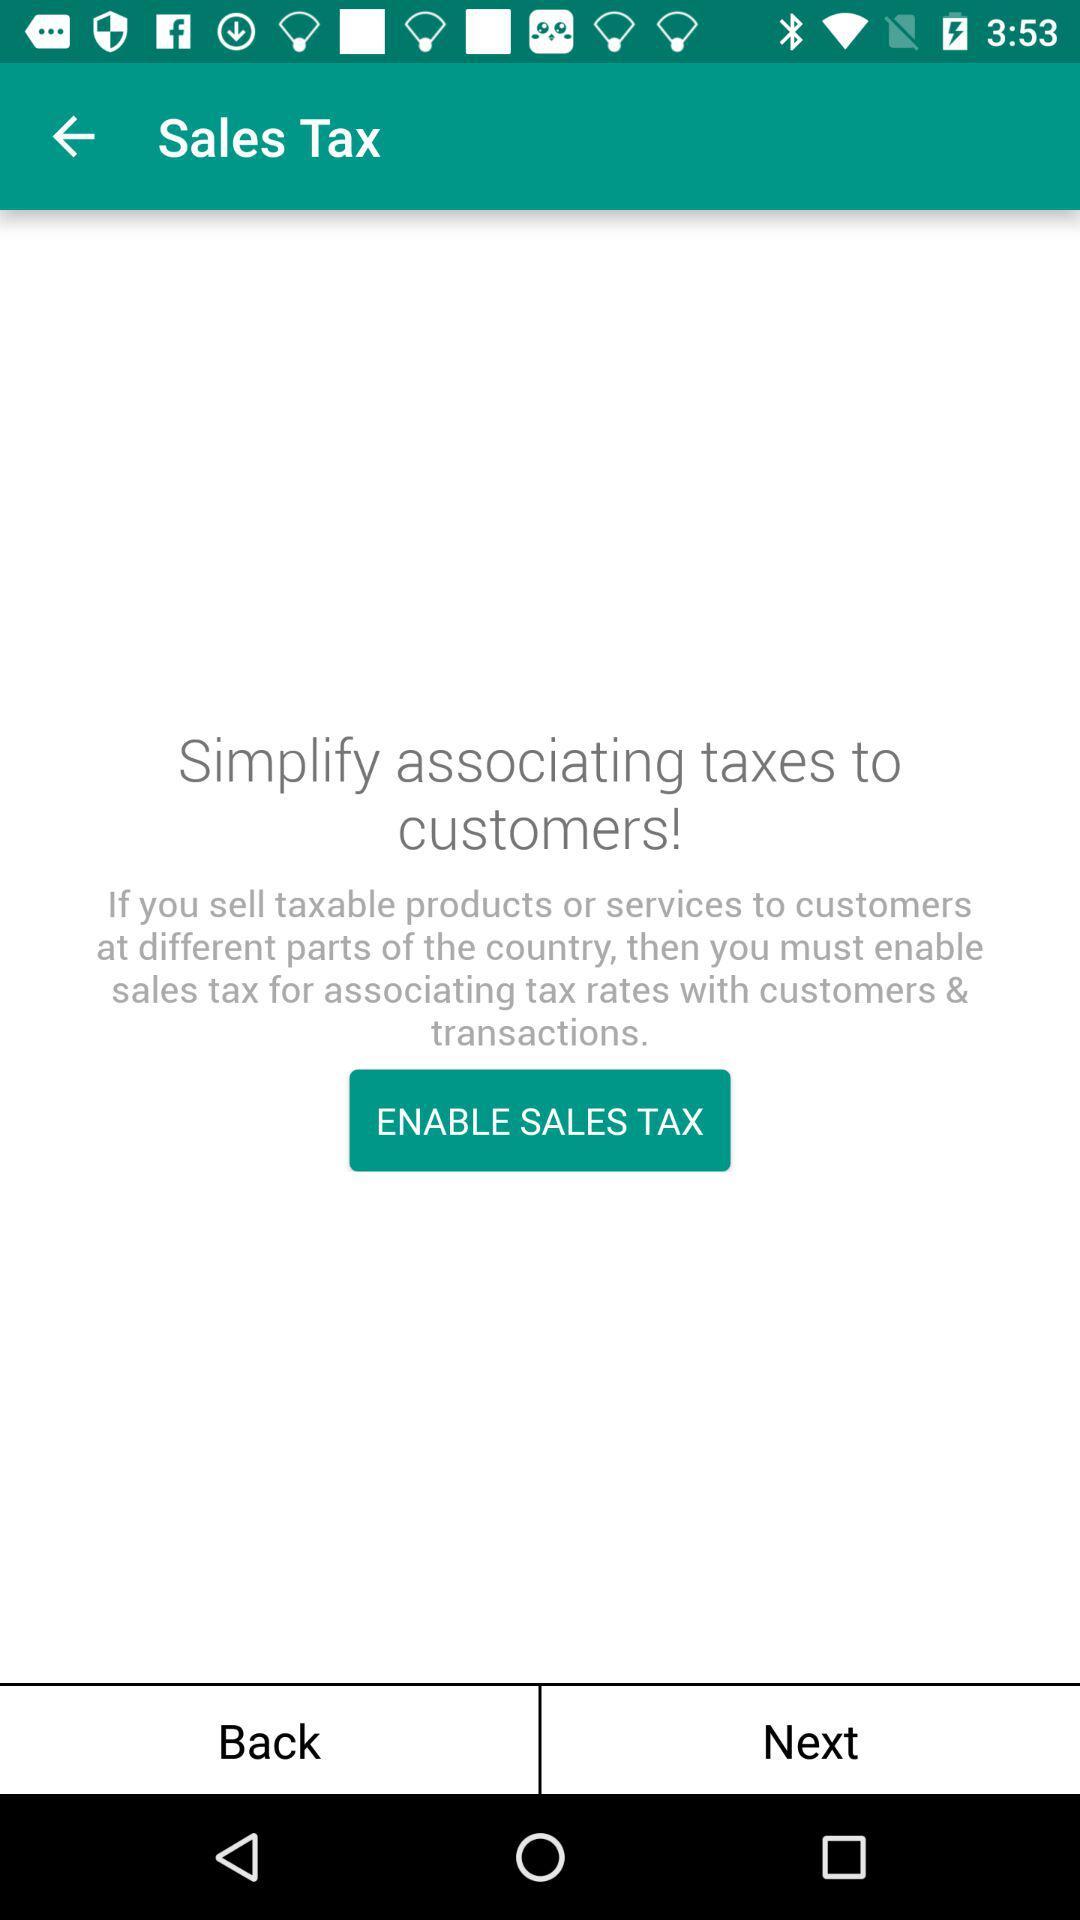  Describe the element at coordinates (72, 135) in the screenshot. I see `the item above the simplify associating taxes` at that location.